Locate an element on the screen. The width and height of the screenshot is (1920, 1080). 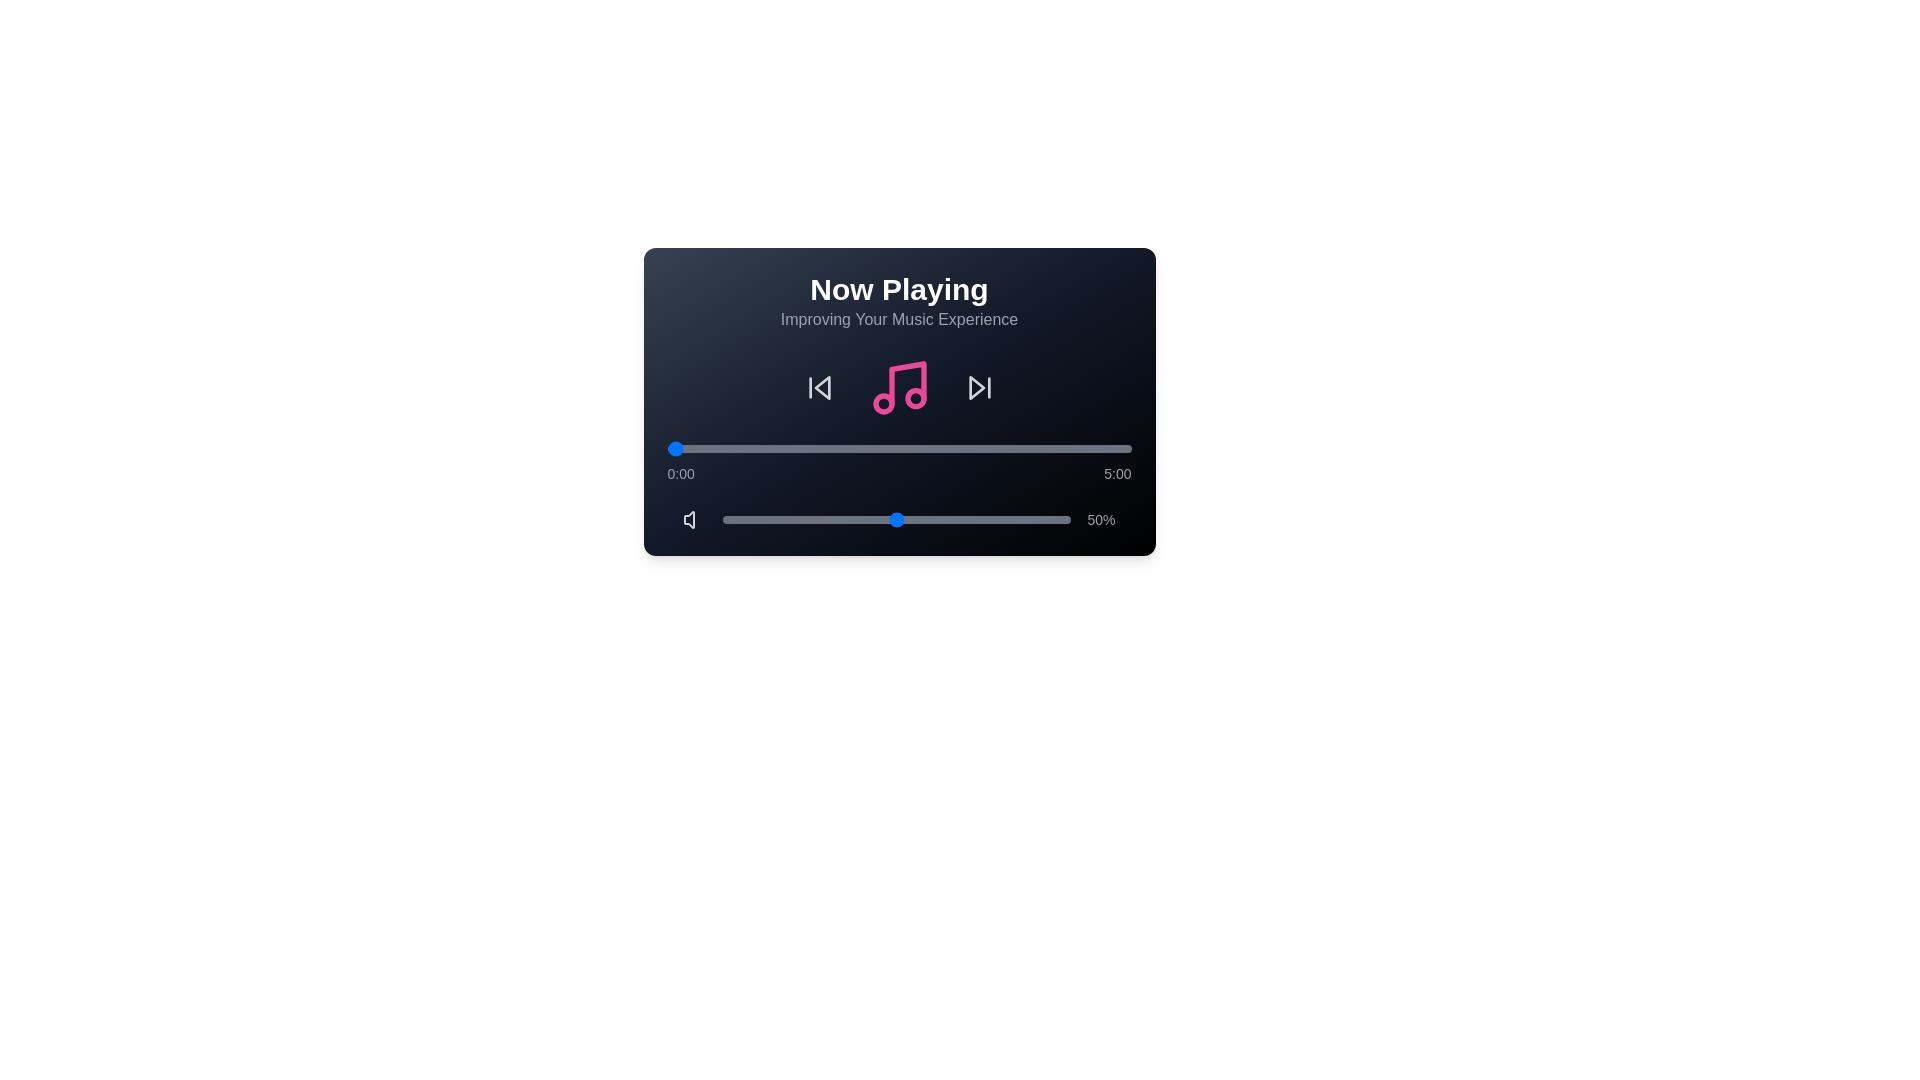
the playback progress to 176 seconds is located at coordinates (938, 447).